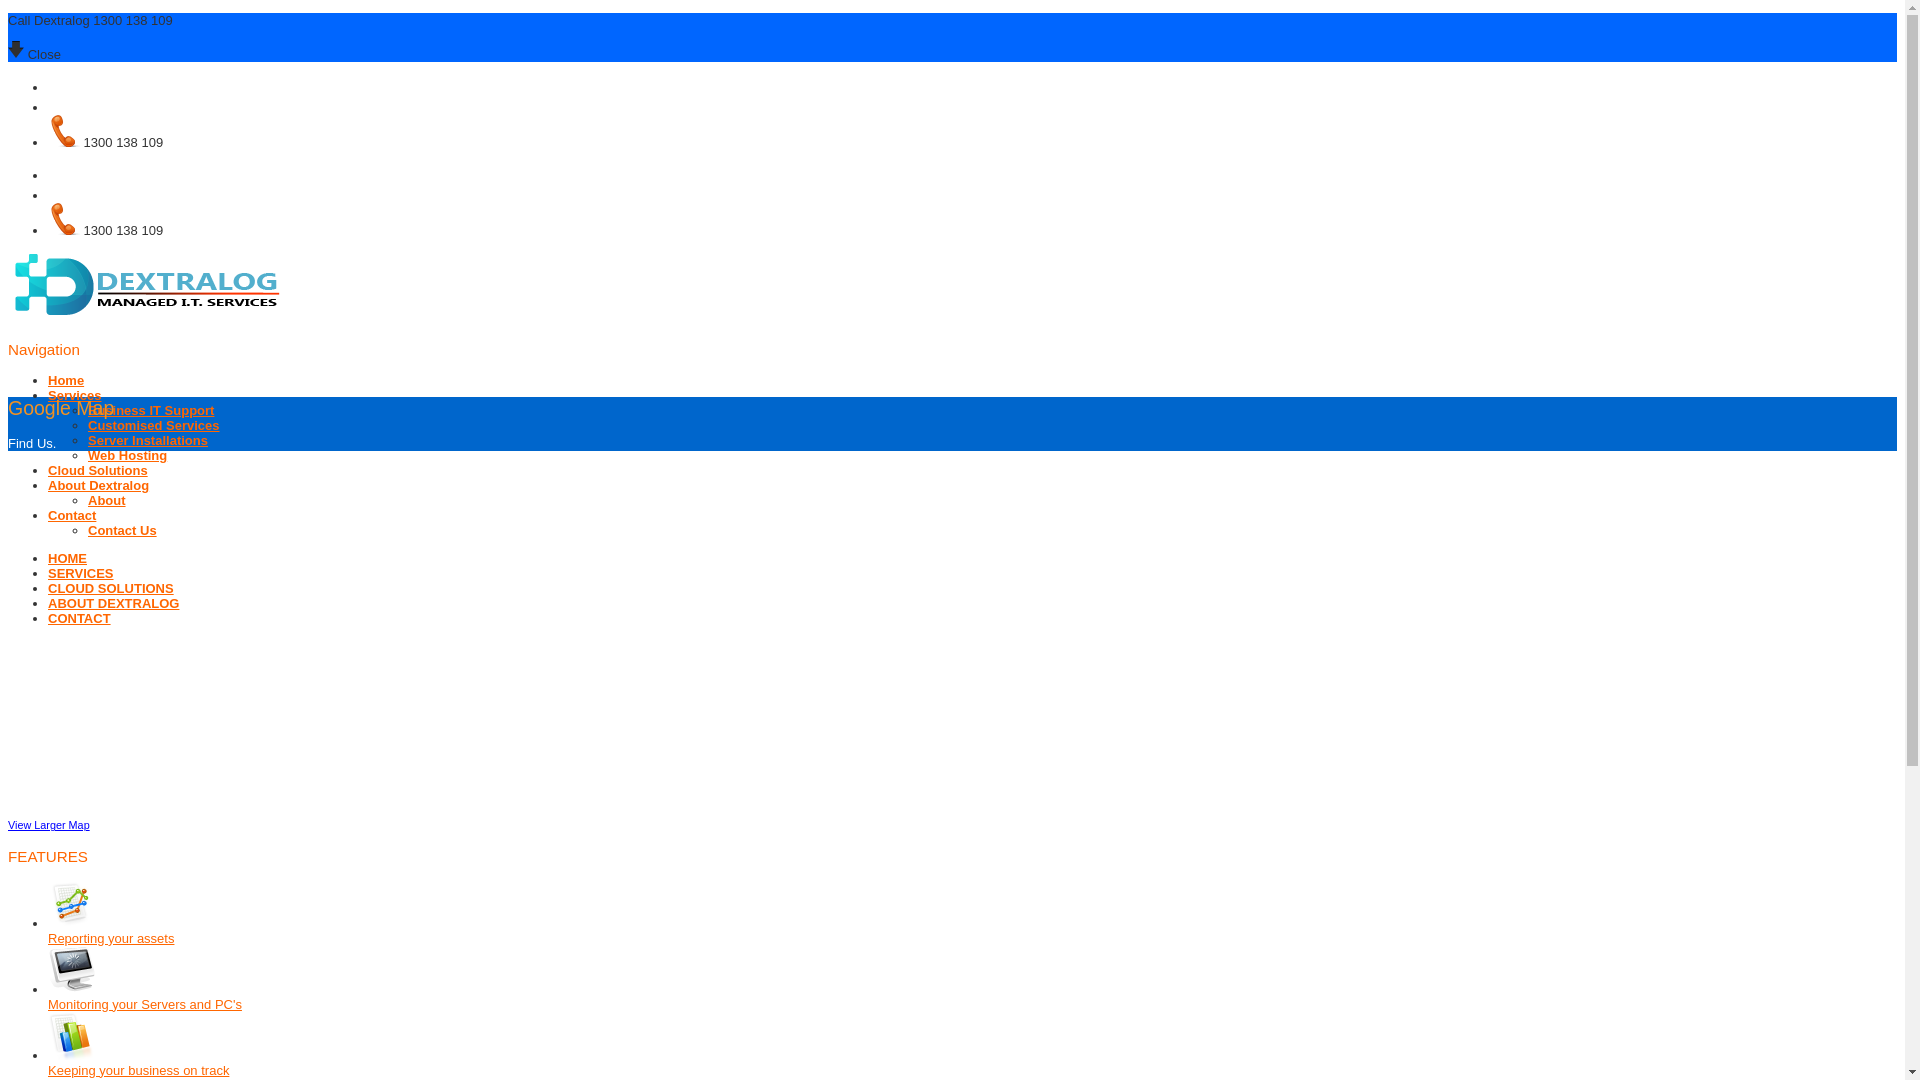  What do you see at coordinates (48, 602) in the screenshot?
I see `'ABOUT DEXTRALOG'` at bounding box center [48, 602].